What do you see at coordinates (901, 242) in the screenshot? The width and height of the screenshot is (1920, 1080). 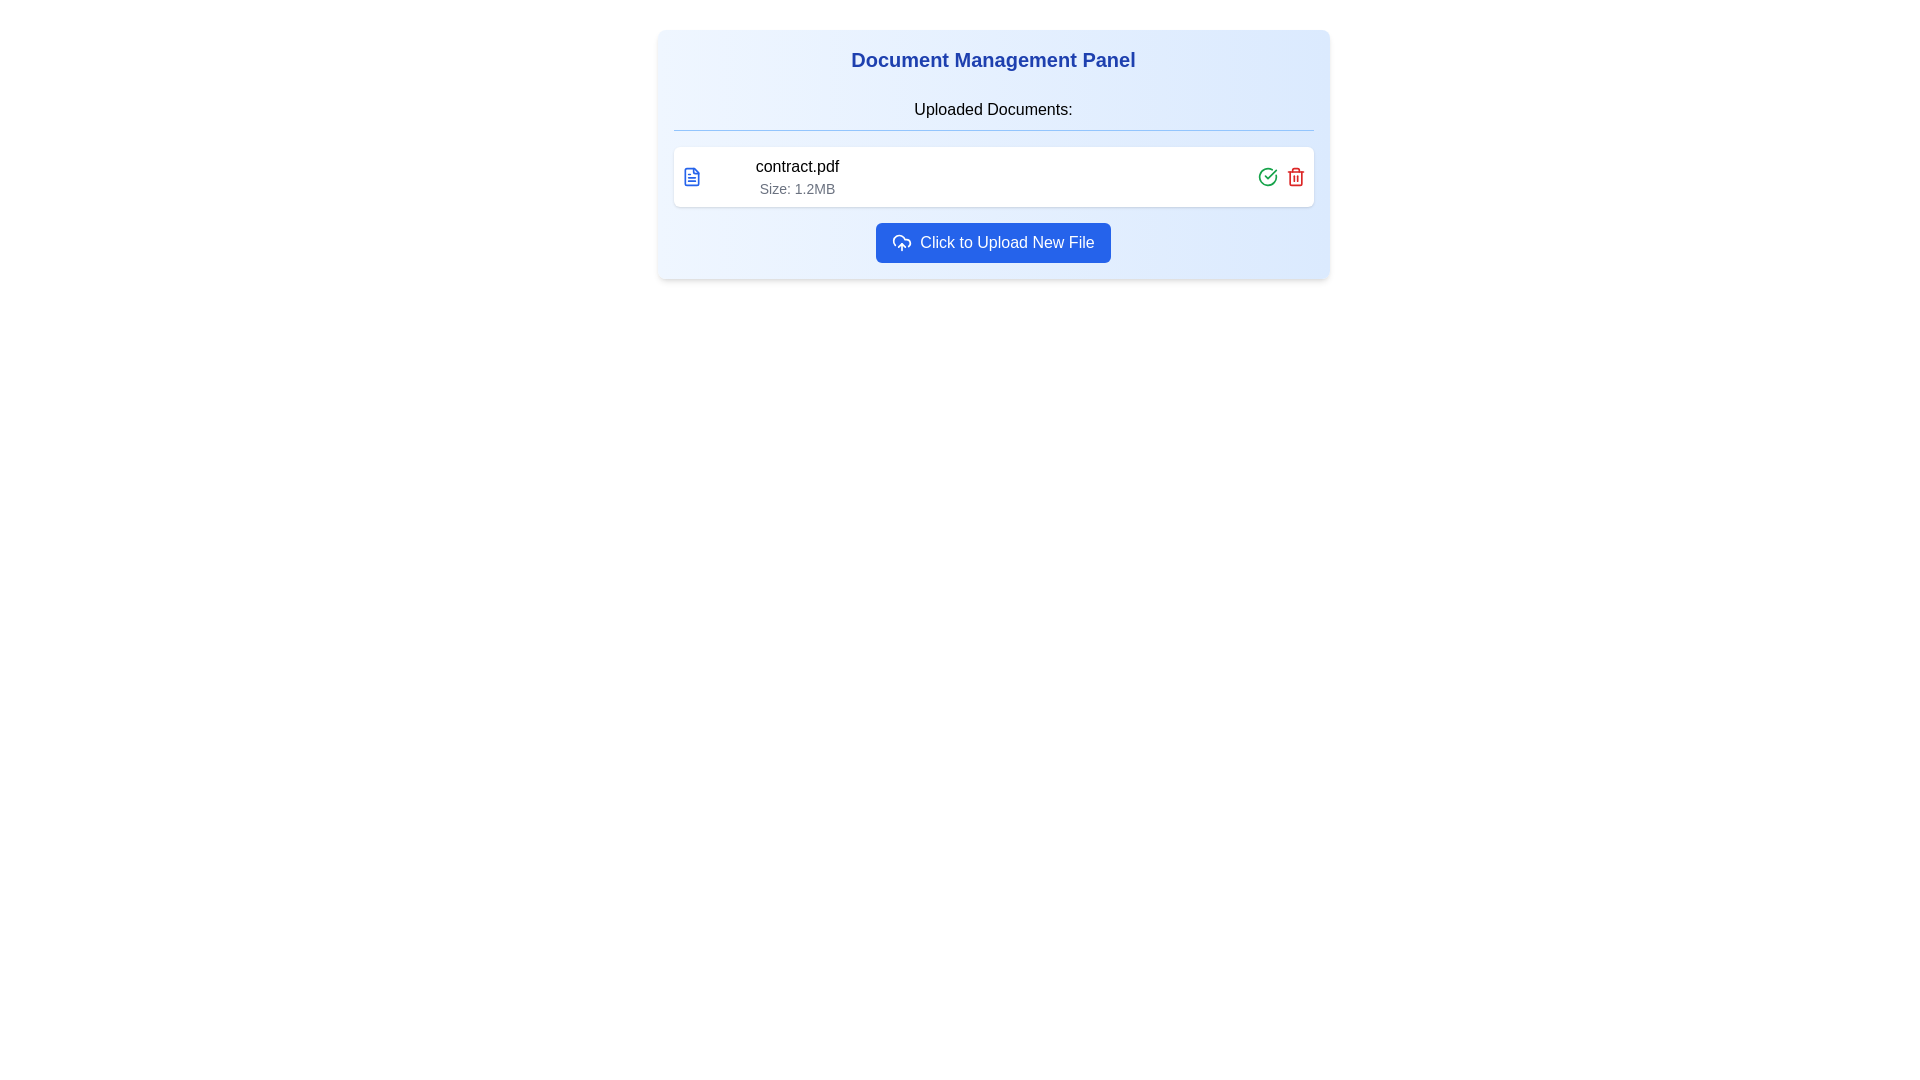 I see `the upload icon located inside a blue button, which is positioned to the left of the text 'Click to Upload New File'` at bounding box center [901, 242].